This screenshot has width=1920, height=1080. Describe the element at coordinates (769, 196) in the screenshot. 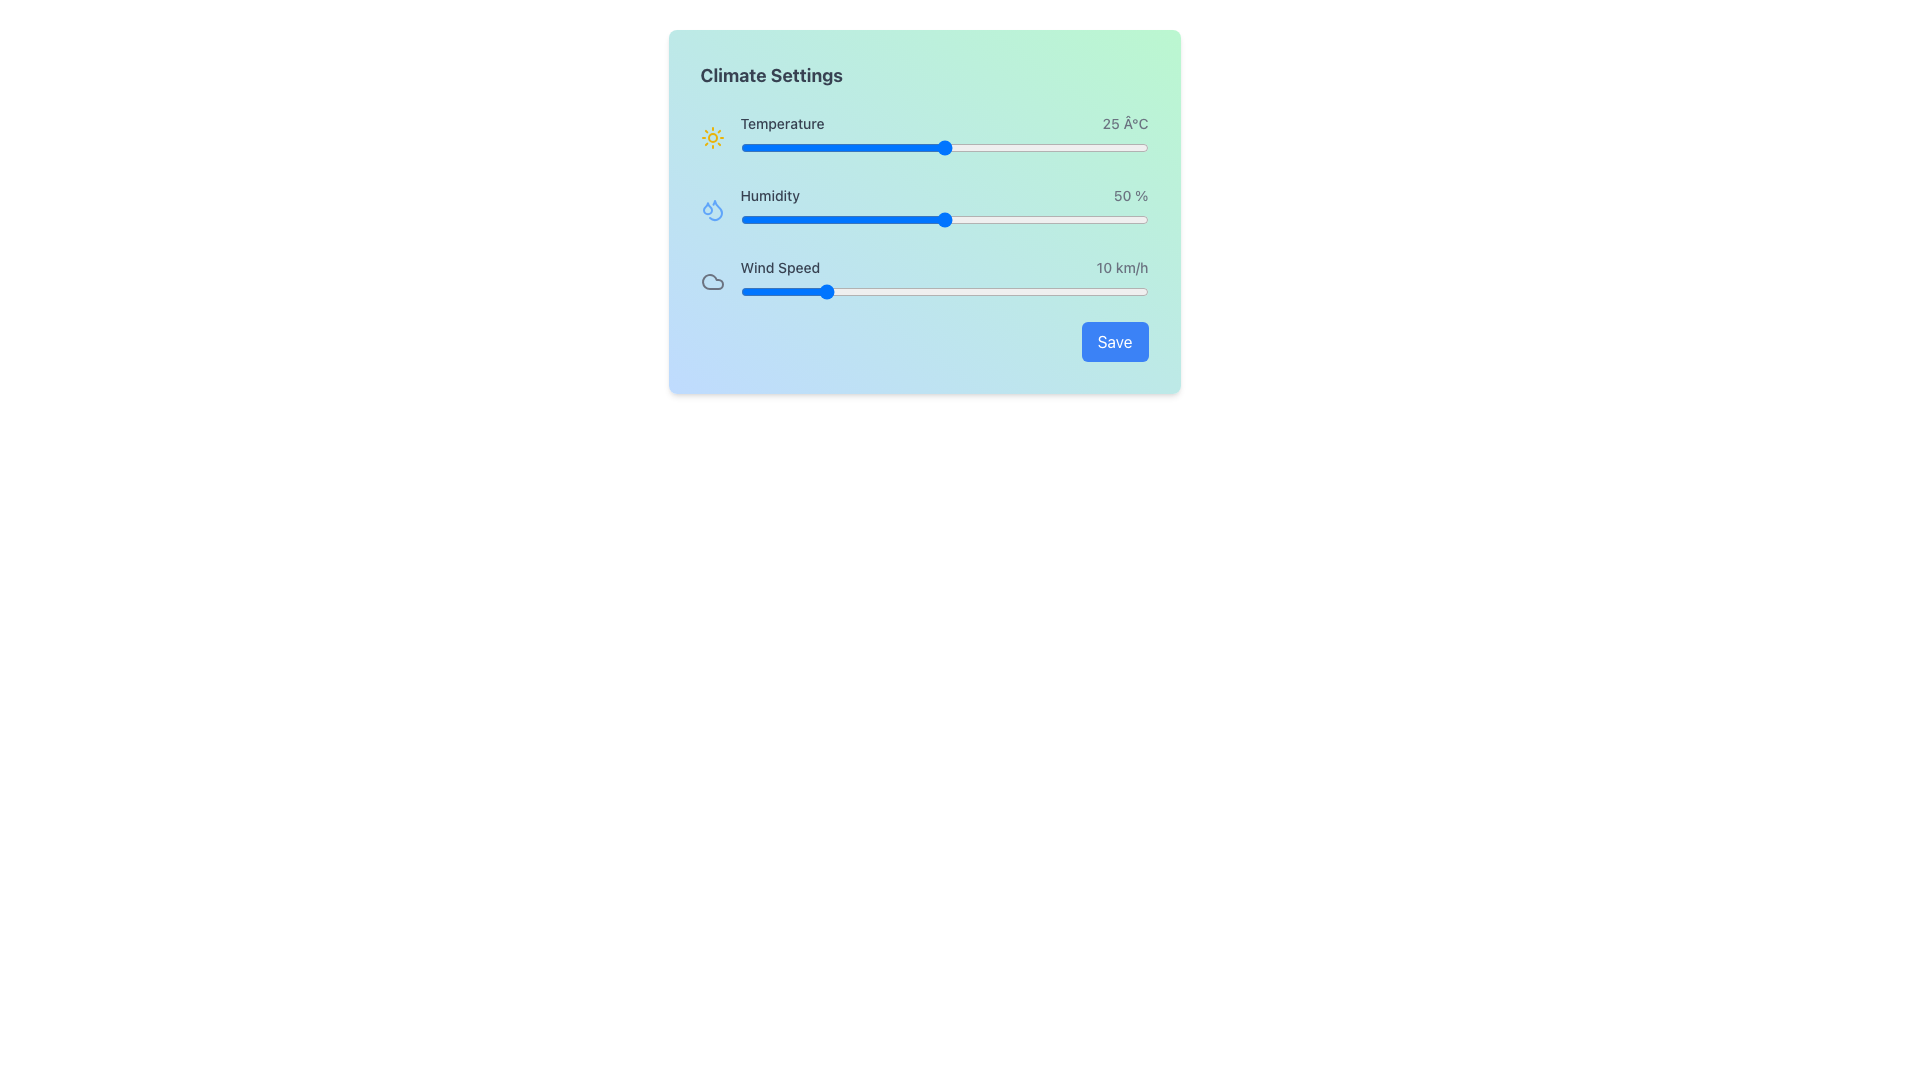

I see `the 'Humidity' text label, which is a medium-sized gray font element located in the second row of settings under 'Climate Settings'` at that location.